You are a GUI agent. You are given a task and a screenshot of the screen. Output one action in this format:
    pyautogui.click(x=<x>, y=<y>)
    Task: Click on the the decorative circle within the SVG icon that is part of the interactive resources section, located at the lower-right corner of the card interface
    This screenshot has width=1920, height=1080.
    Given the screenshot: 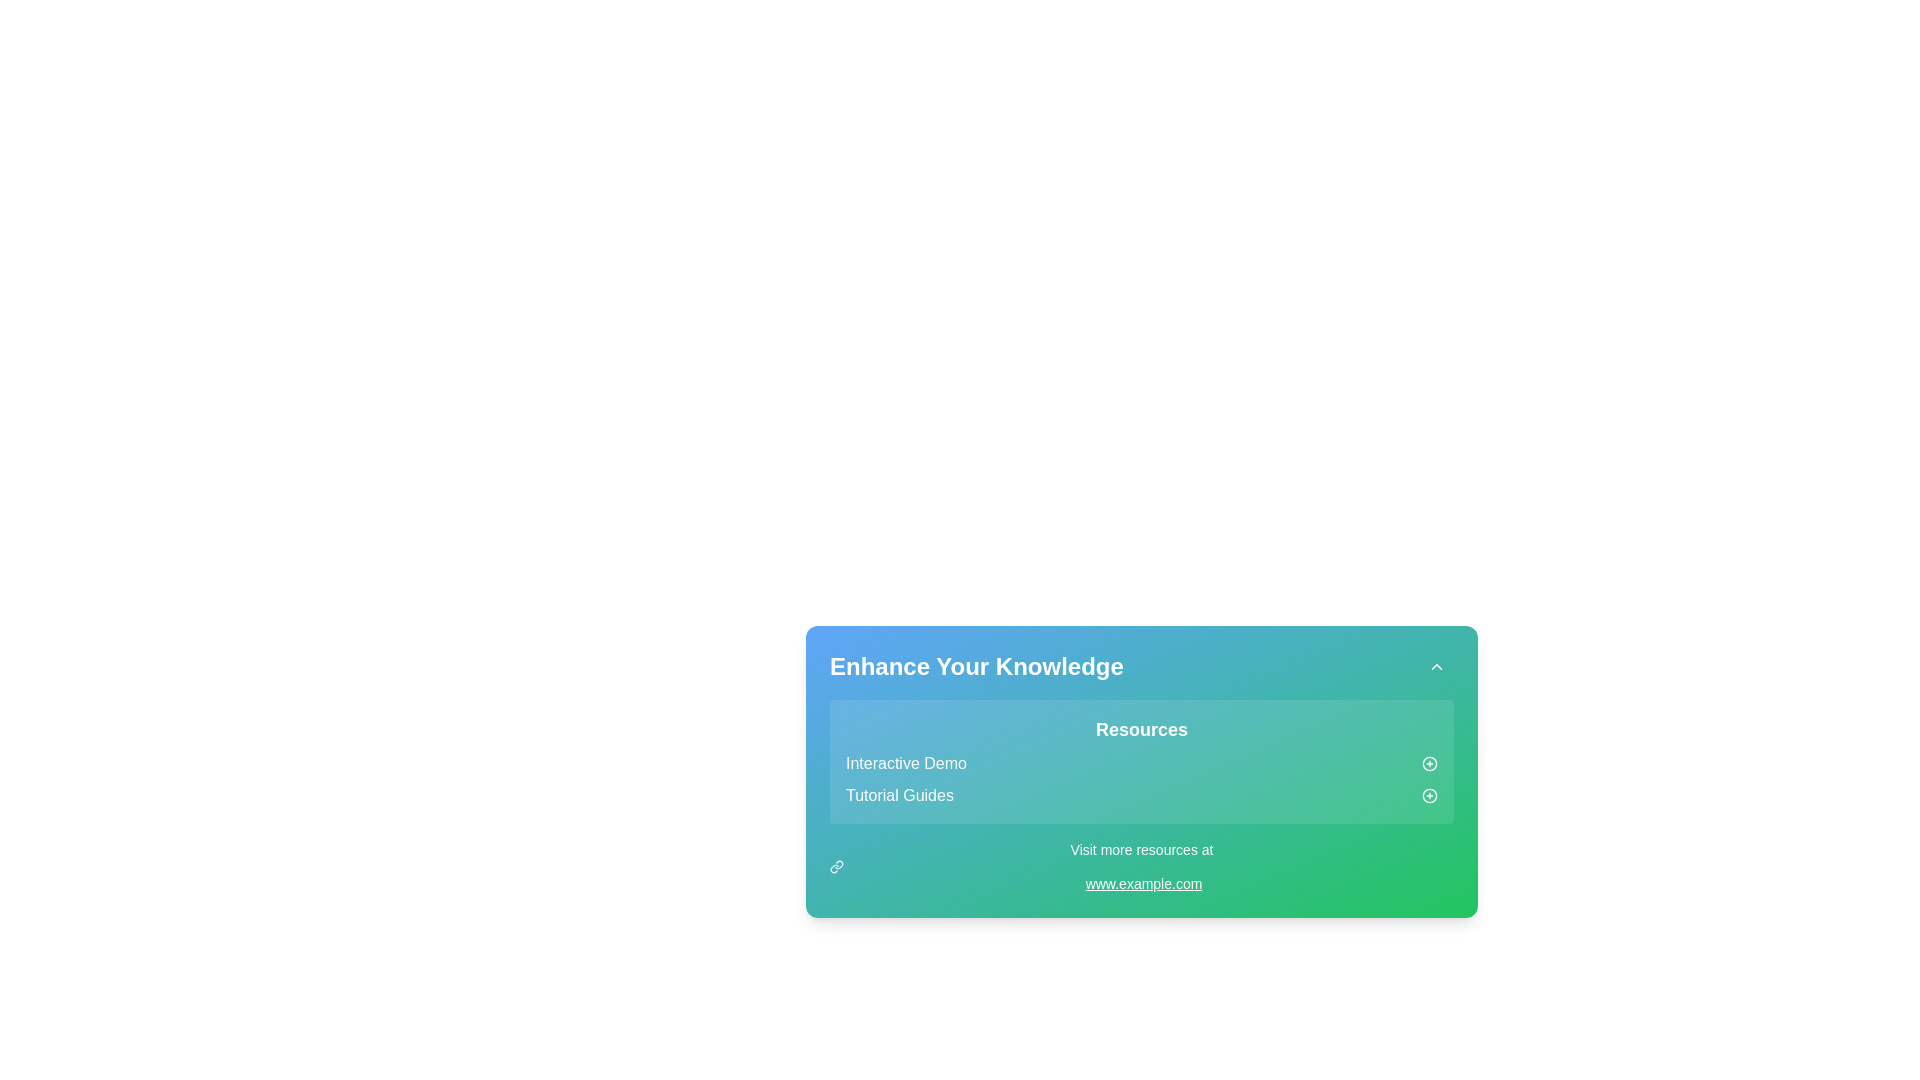 What is the action you would take?
    pyautogui.click(x=1429, y=763)
    